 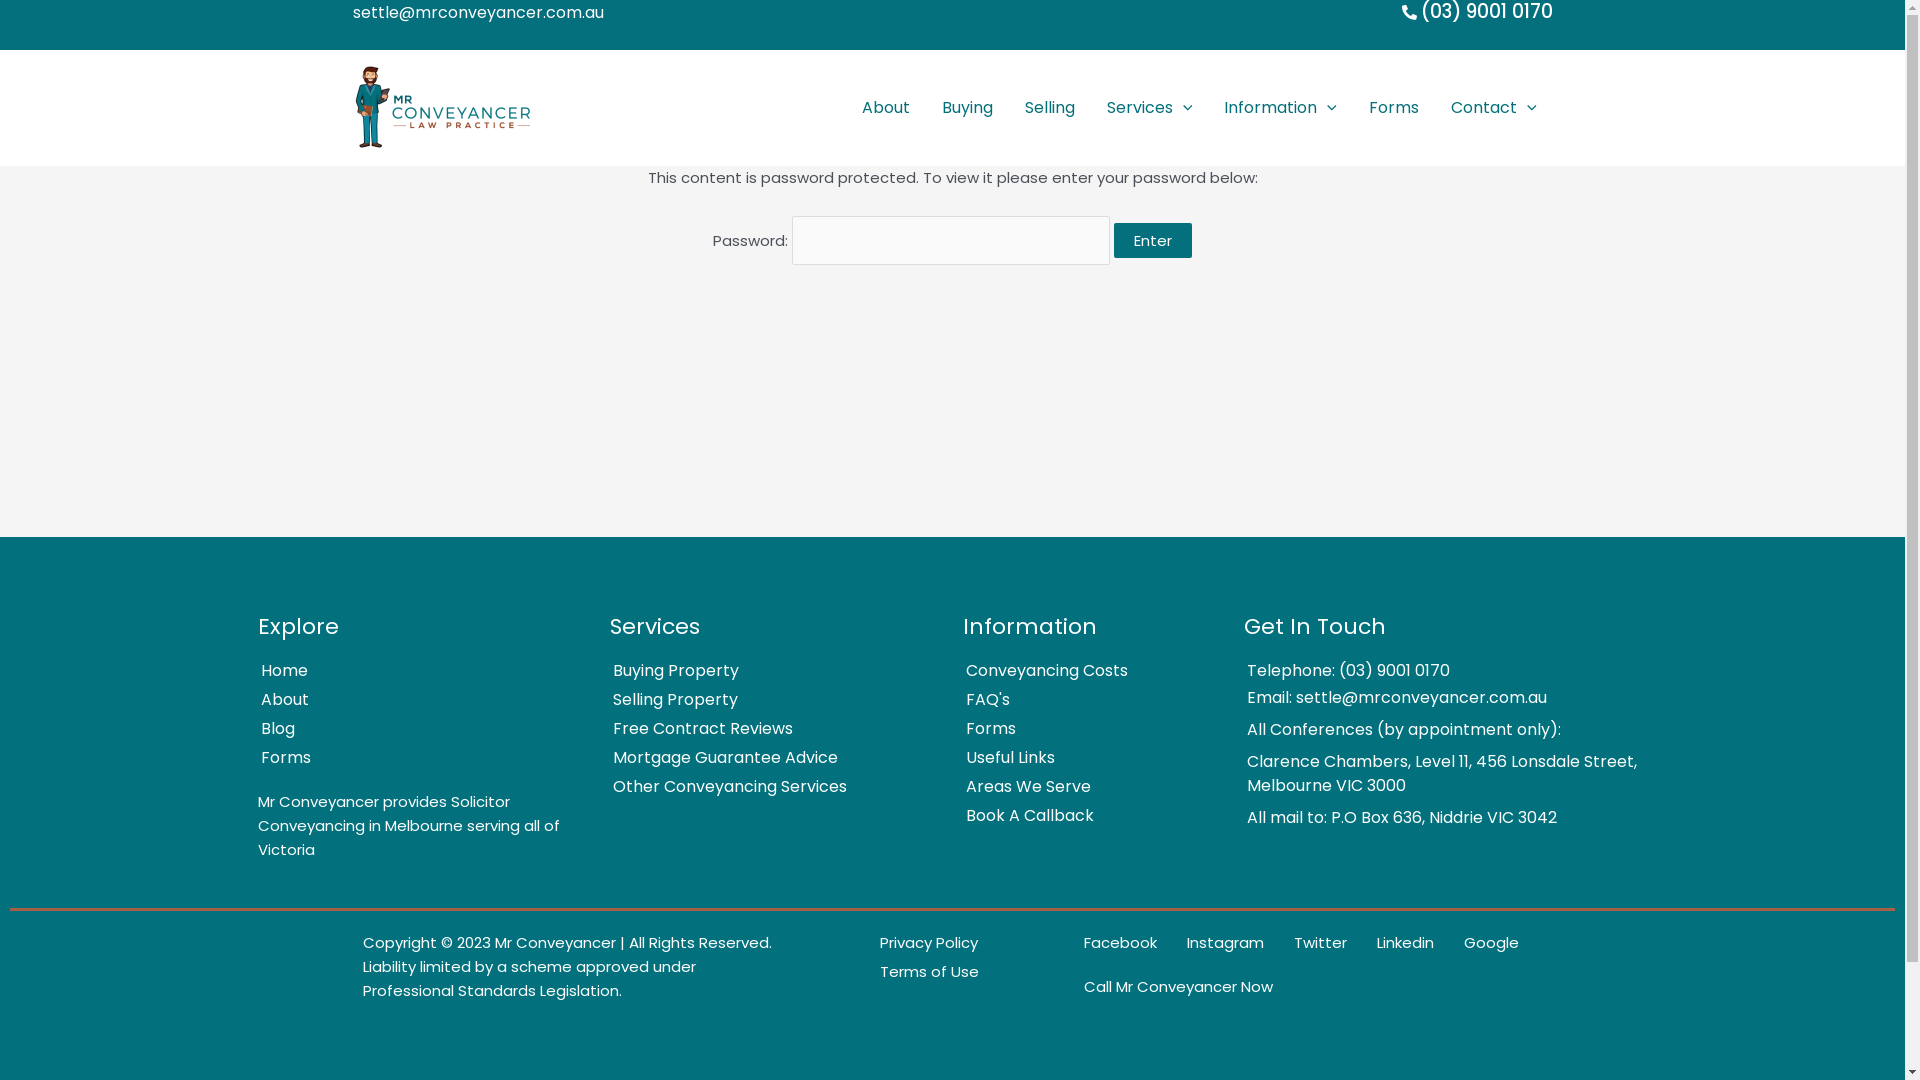 I want to click on 'Selling Property', so click(x=763, y=698).